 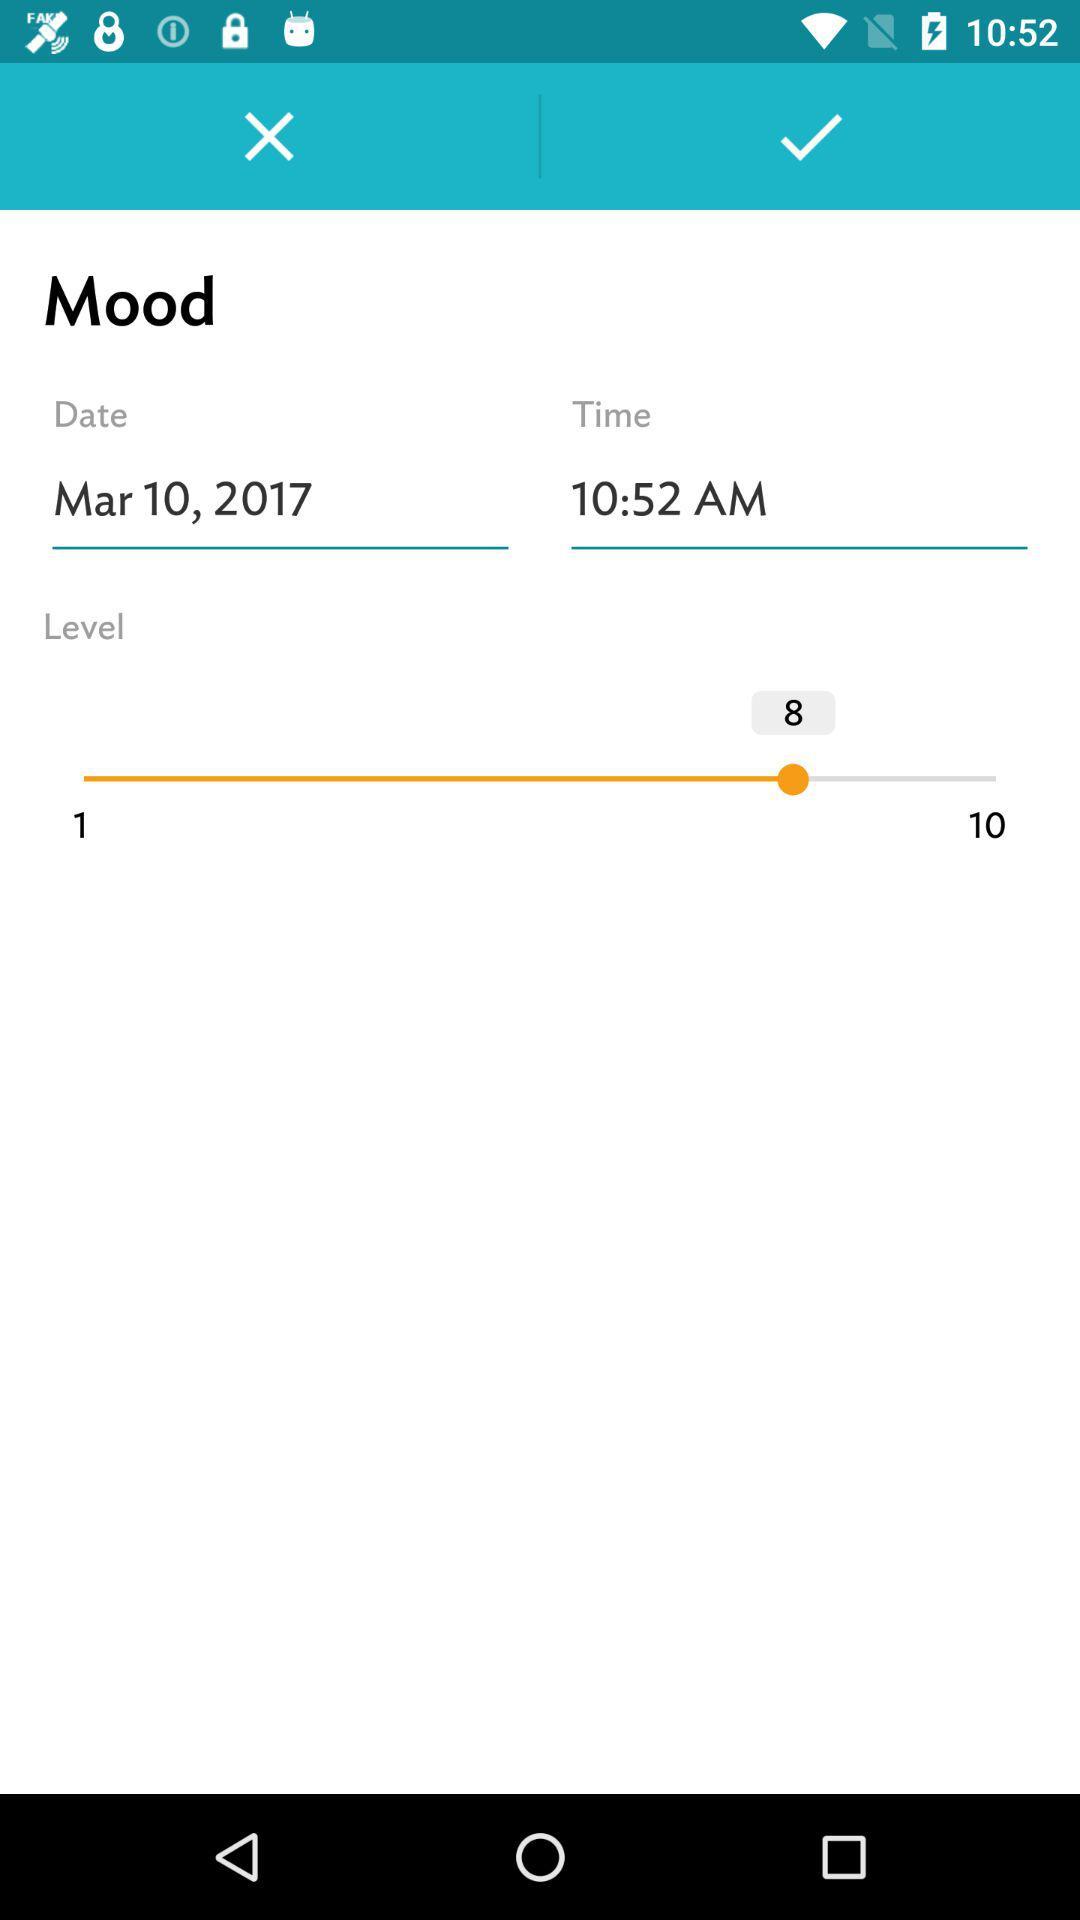 What do you see at coordinates (798, 499) in the screenshot?
I see `item next to the mar 10, 2017 item` at bounding box center [798, 499].